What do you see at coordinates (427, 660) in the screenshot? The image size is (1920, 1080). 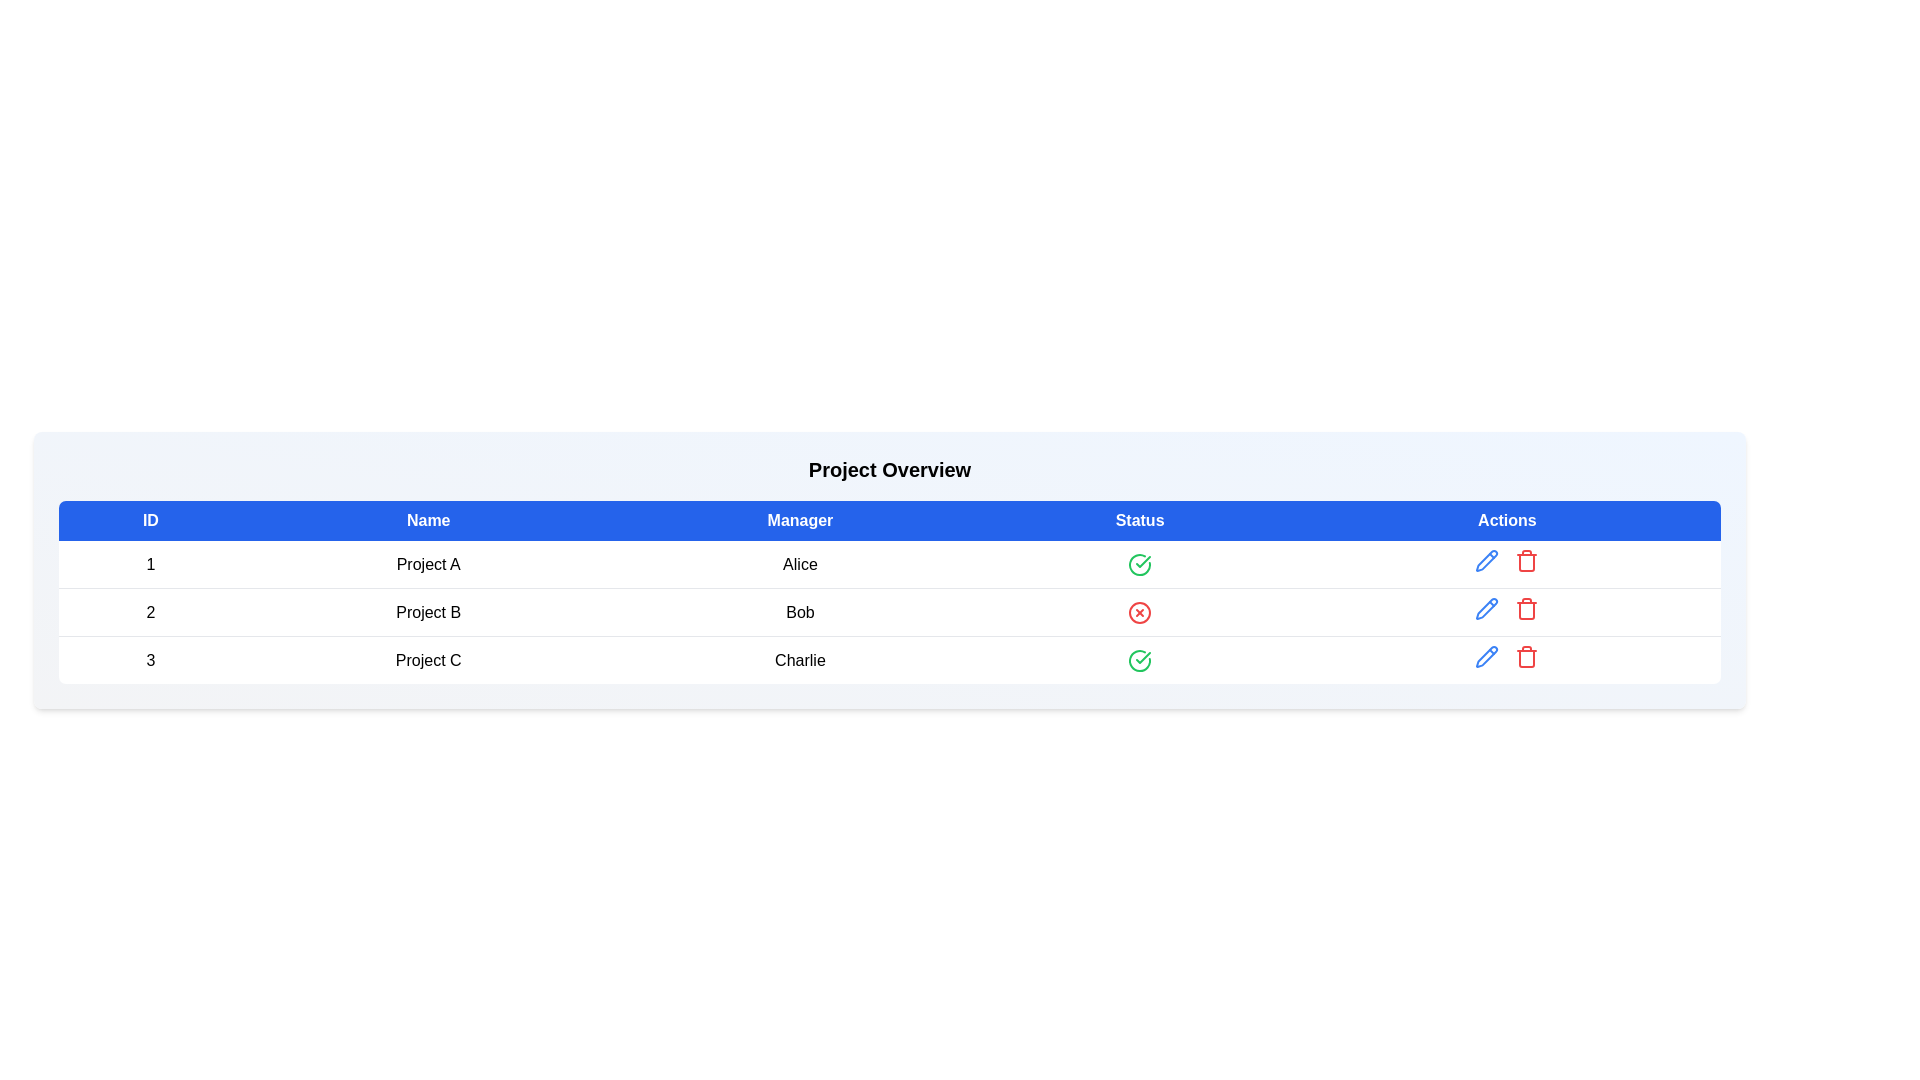 I see `the text label displaying 'Project C', which is located in the second column of the third row in a tabular structure, flanked by '3' on the left and 'Charlie' on the right` at bounding box center [427, 660].